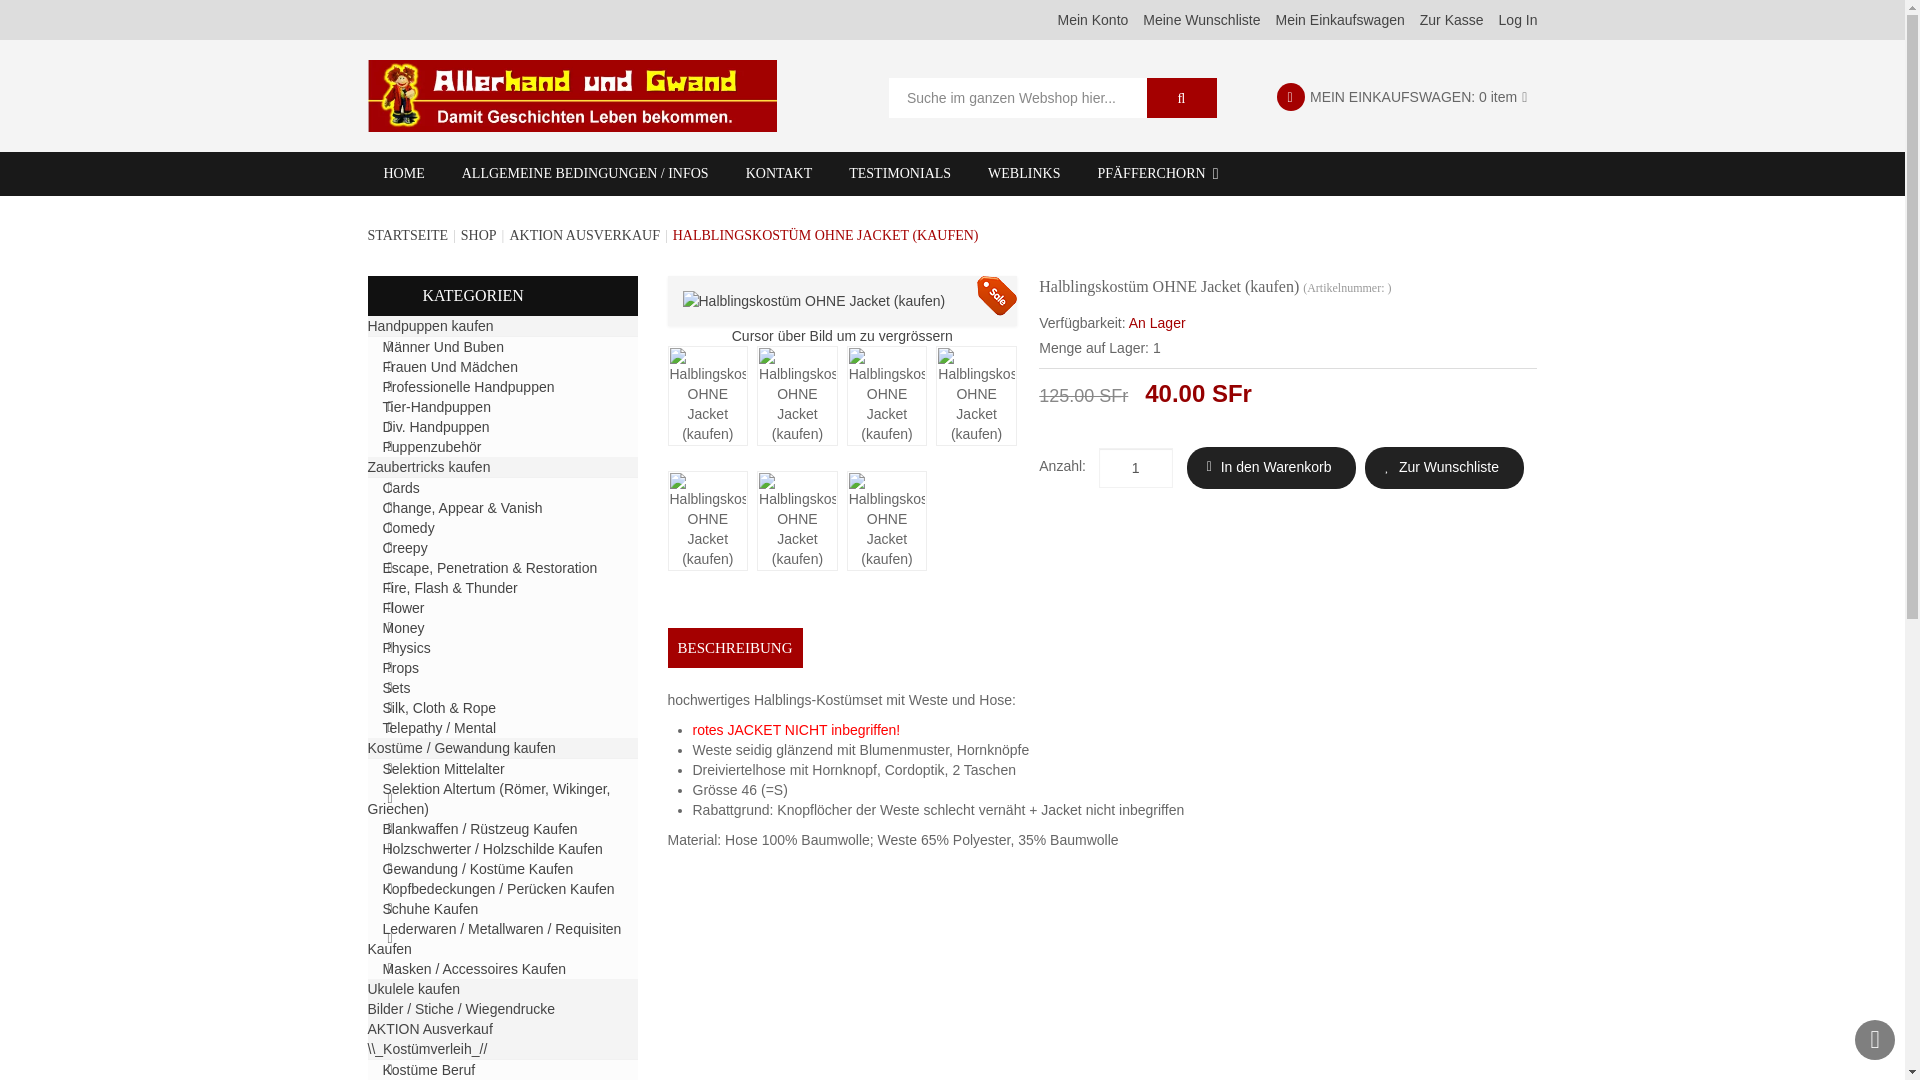 This screenshot has height=1080, width=1920. Describe the element at coordinates (437, 707) in the screenshot. I see `'Silk, Cloth & Rope'` at that location.